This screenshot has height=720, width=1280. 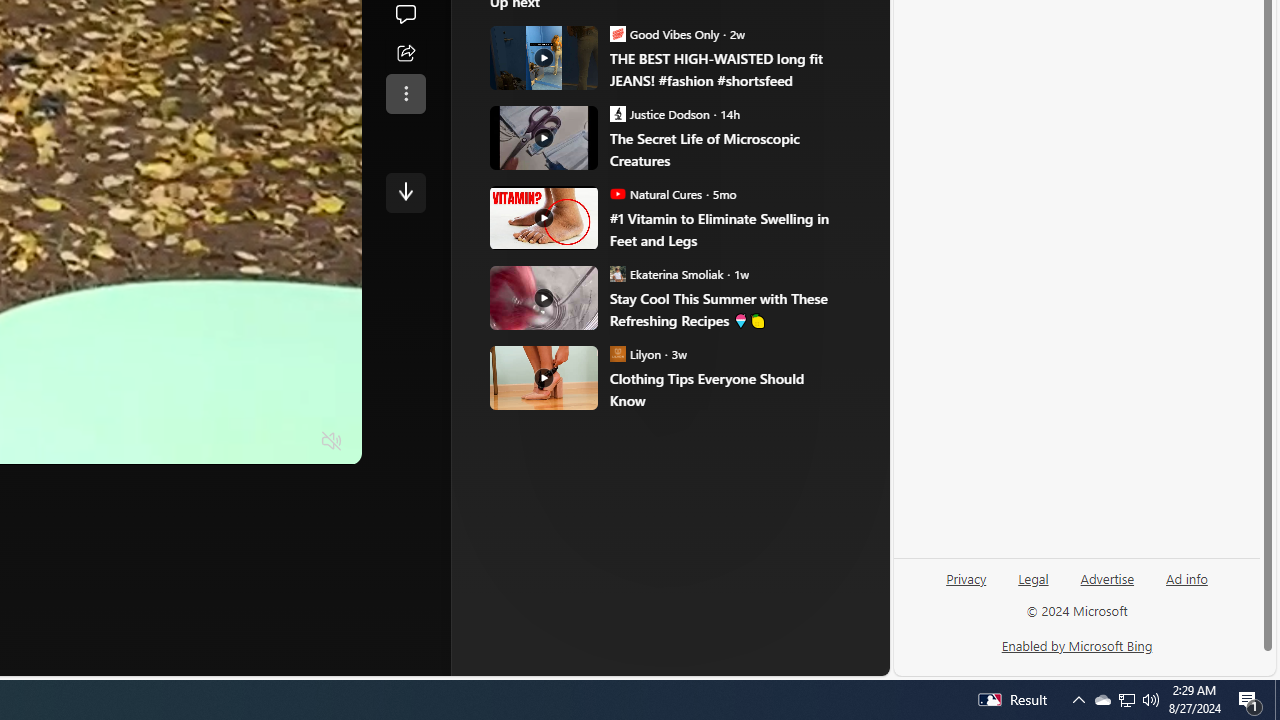 I want to click on 'Natural Cures Natural Cures', so click(x=656, y=194).